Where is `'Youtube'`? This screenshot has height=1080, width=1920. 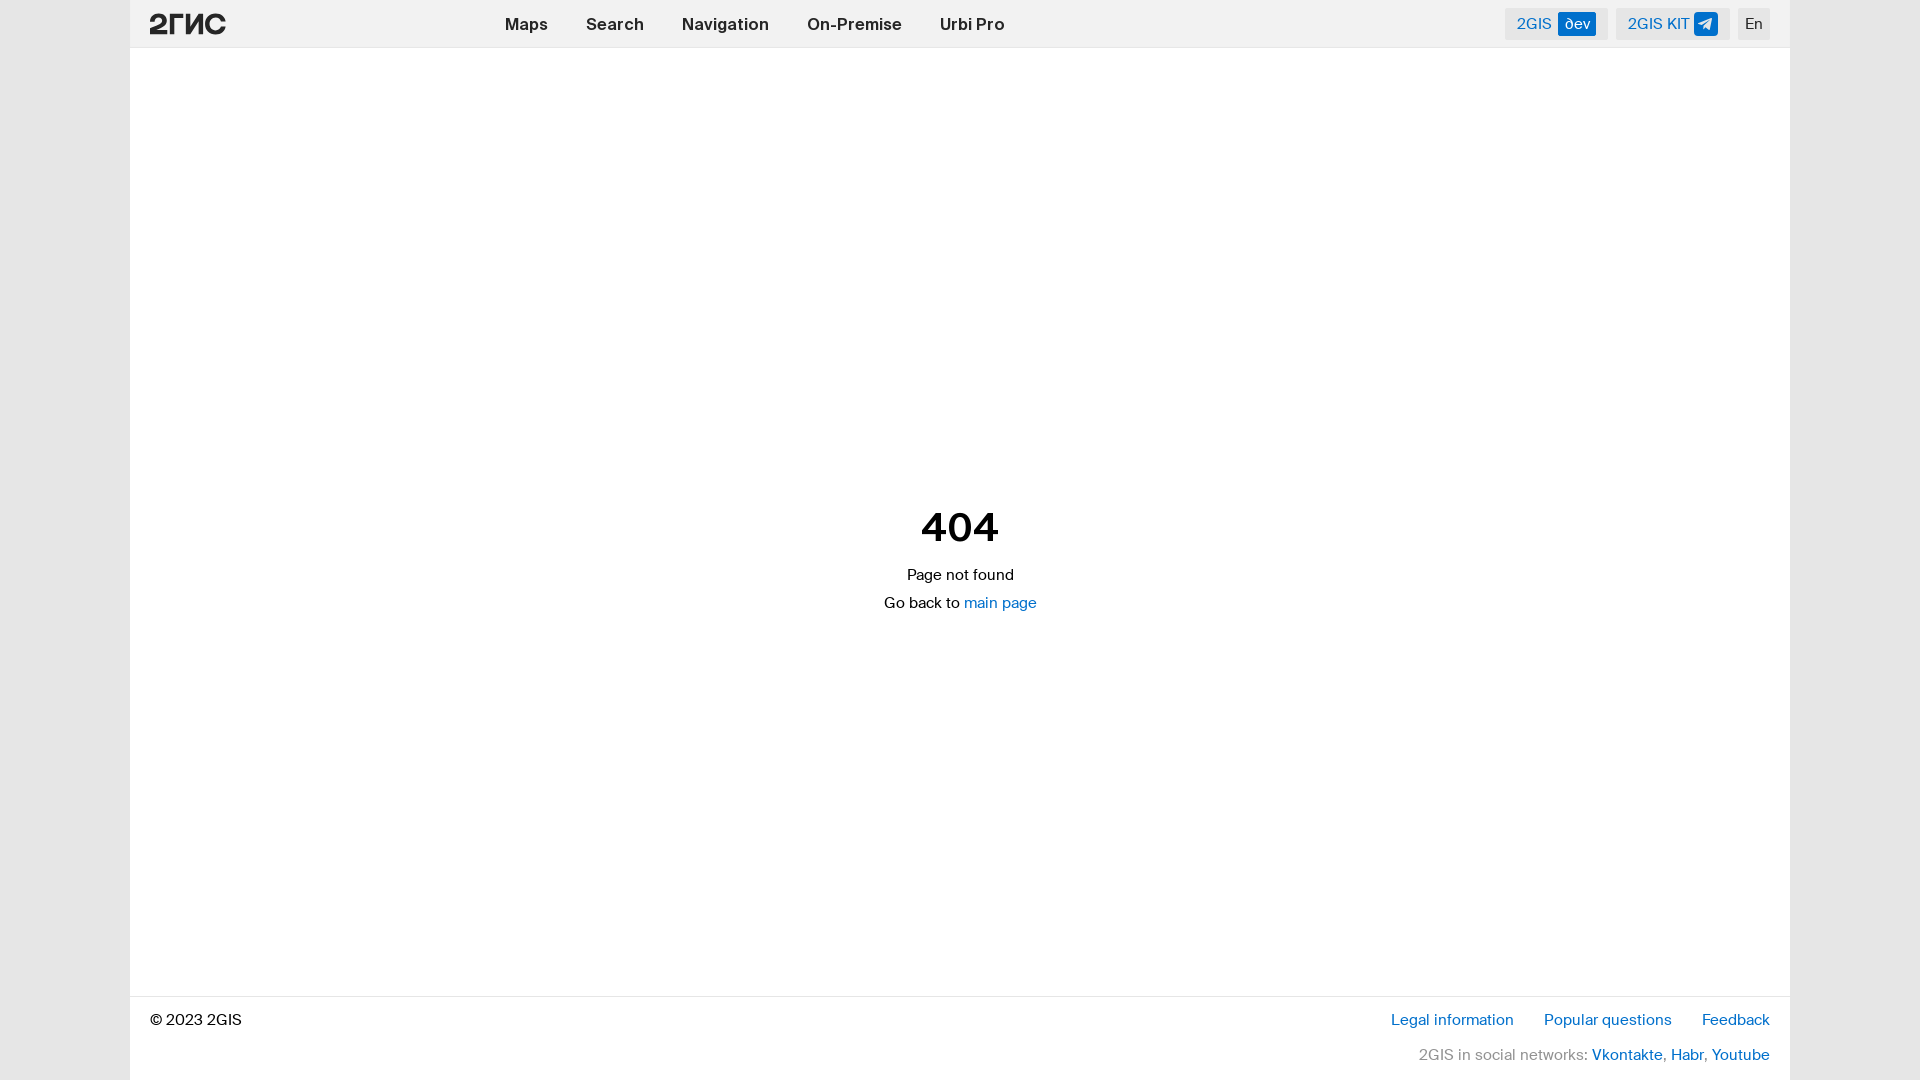
'Youtube' is located at coordinates (1740, 1054).